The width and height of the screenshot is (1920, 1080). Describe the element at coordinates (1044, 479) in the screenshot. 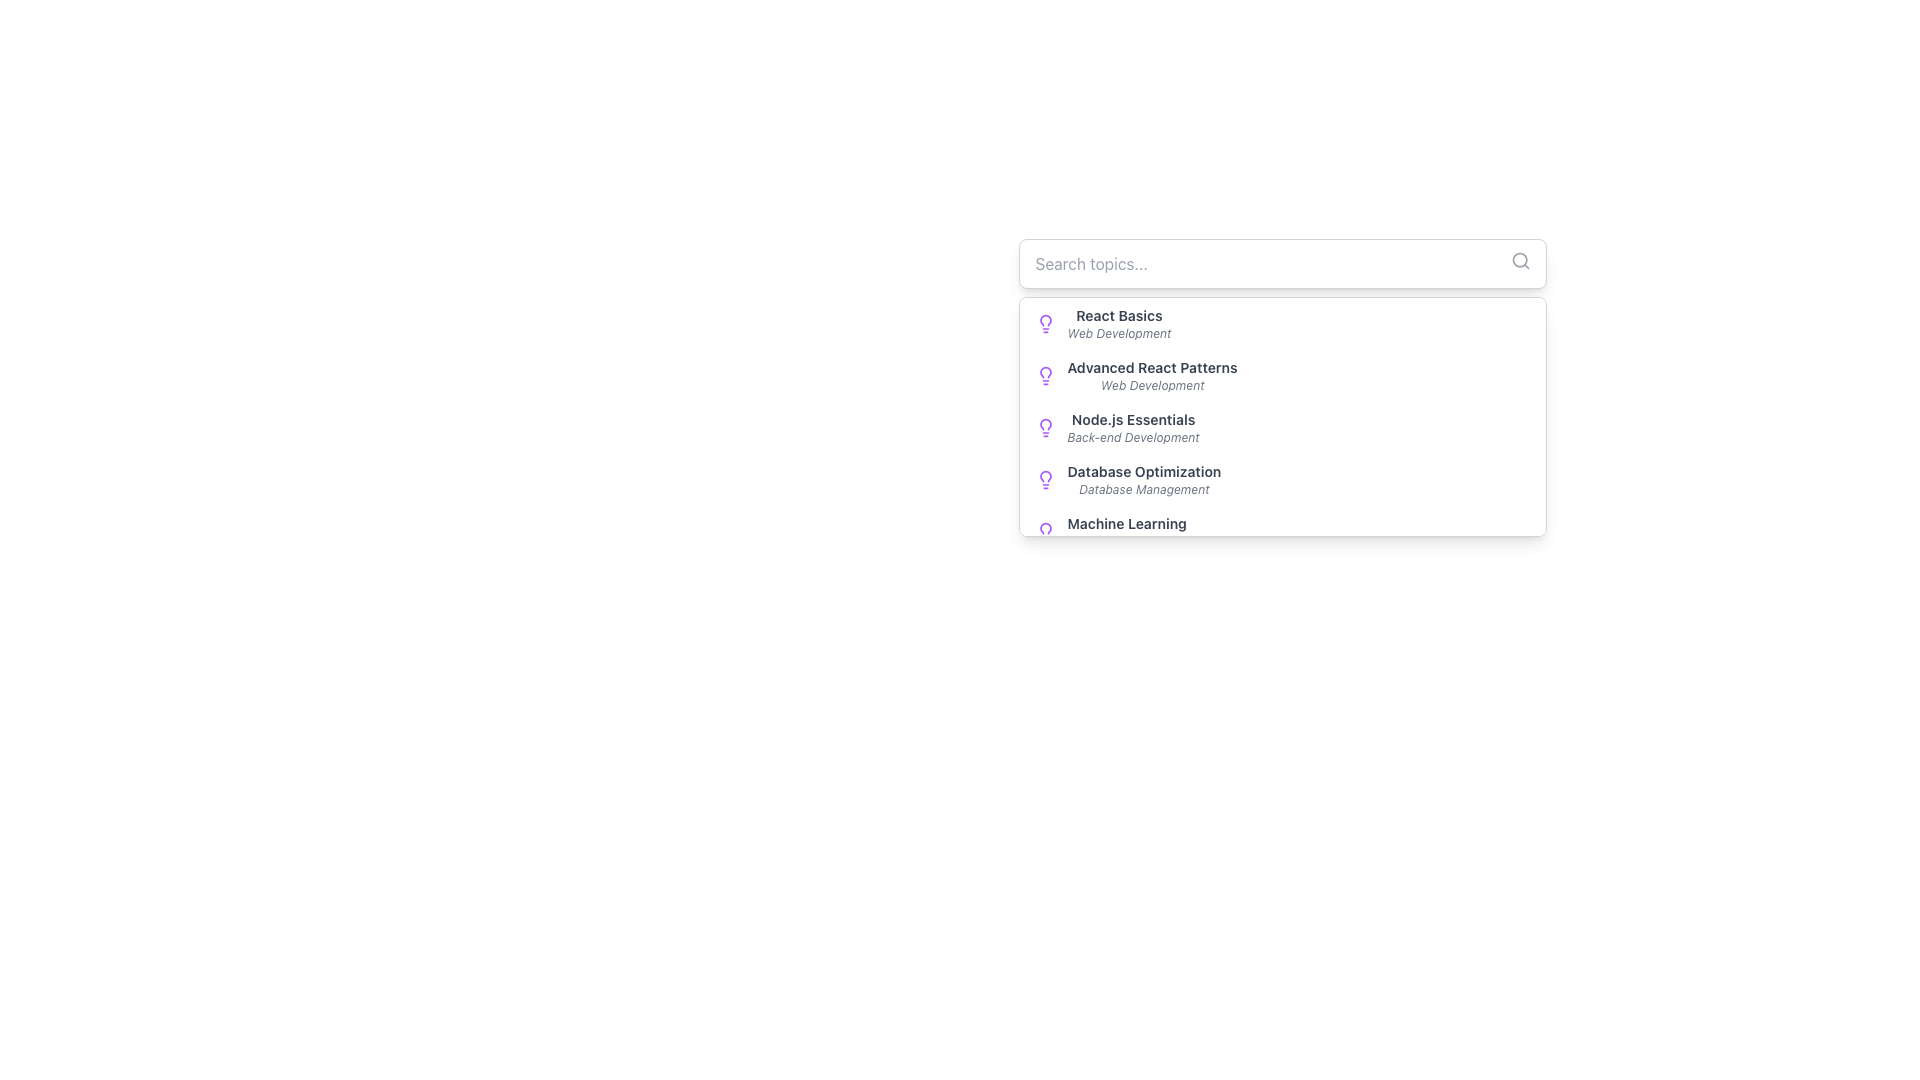

I see `the icon located` at that location.